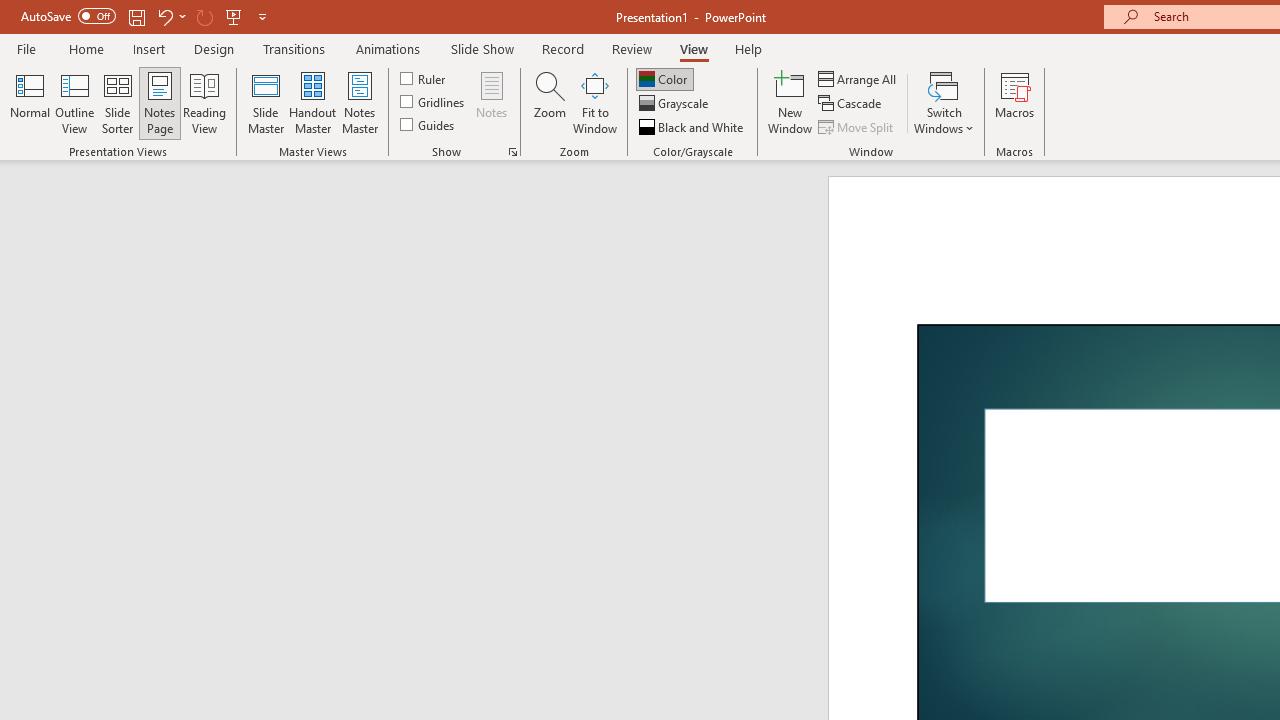  I want to click on 'Notes Page', so click(160, 103).